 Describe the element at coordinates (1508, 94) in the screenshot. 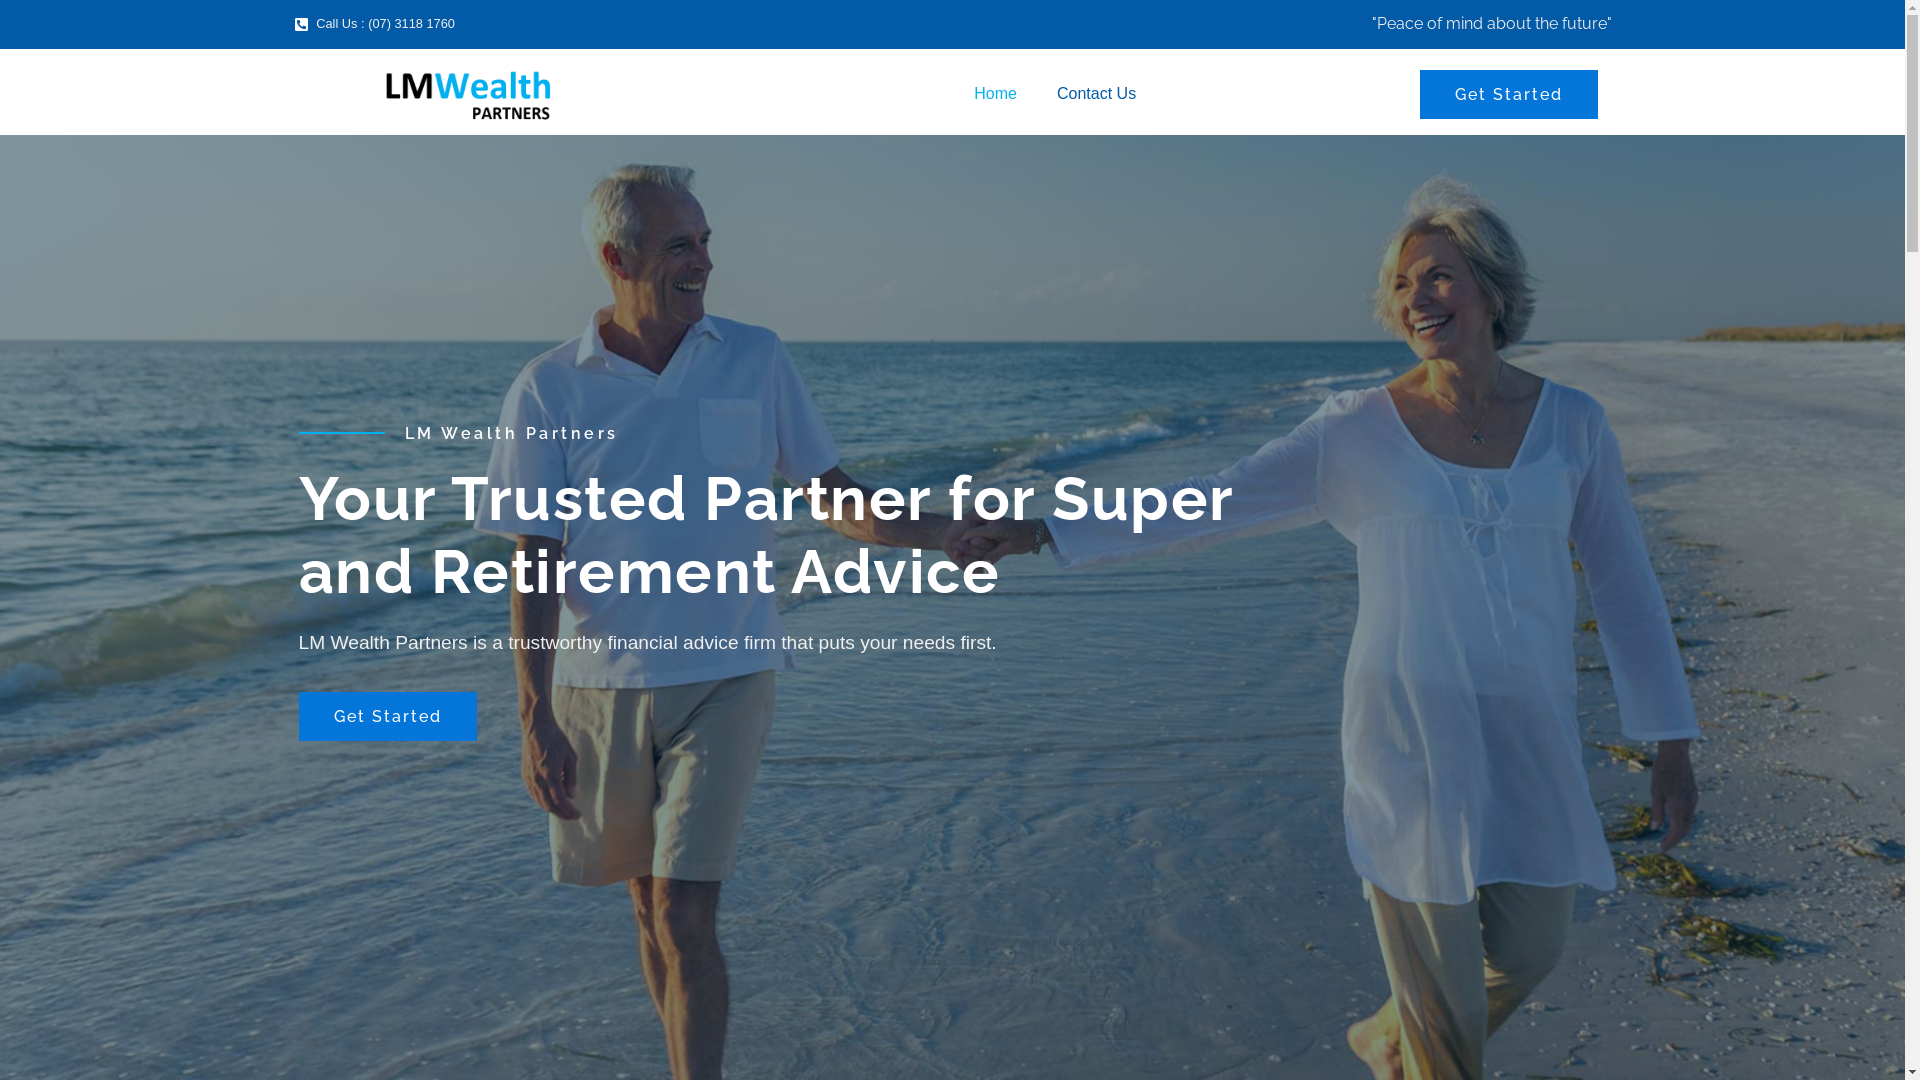

I see `'Get Started'` at that location.